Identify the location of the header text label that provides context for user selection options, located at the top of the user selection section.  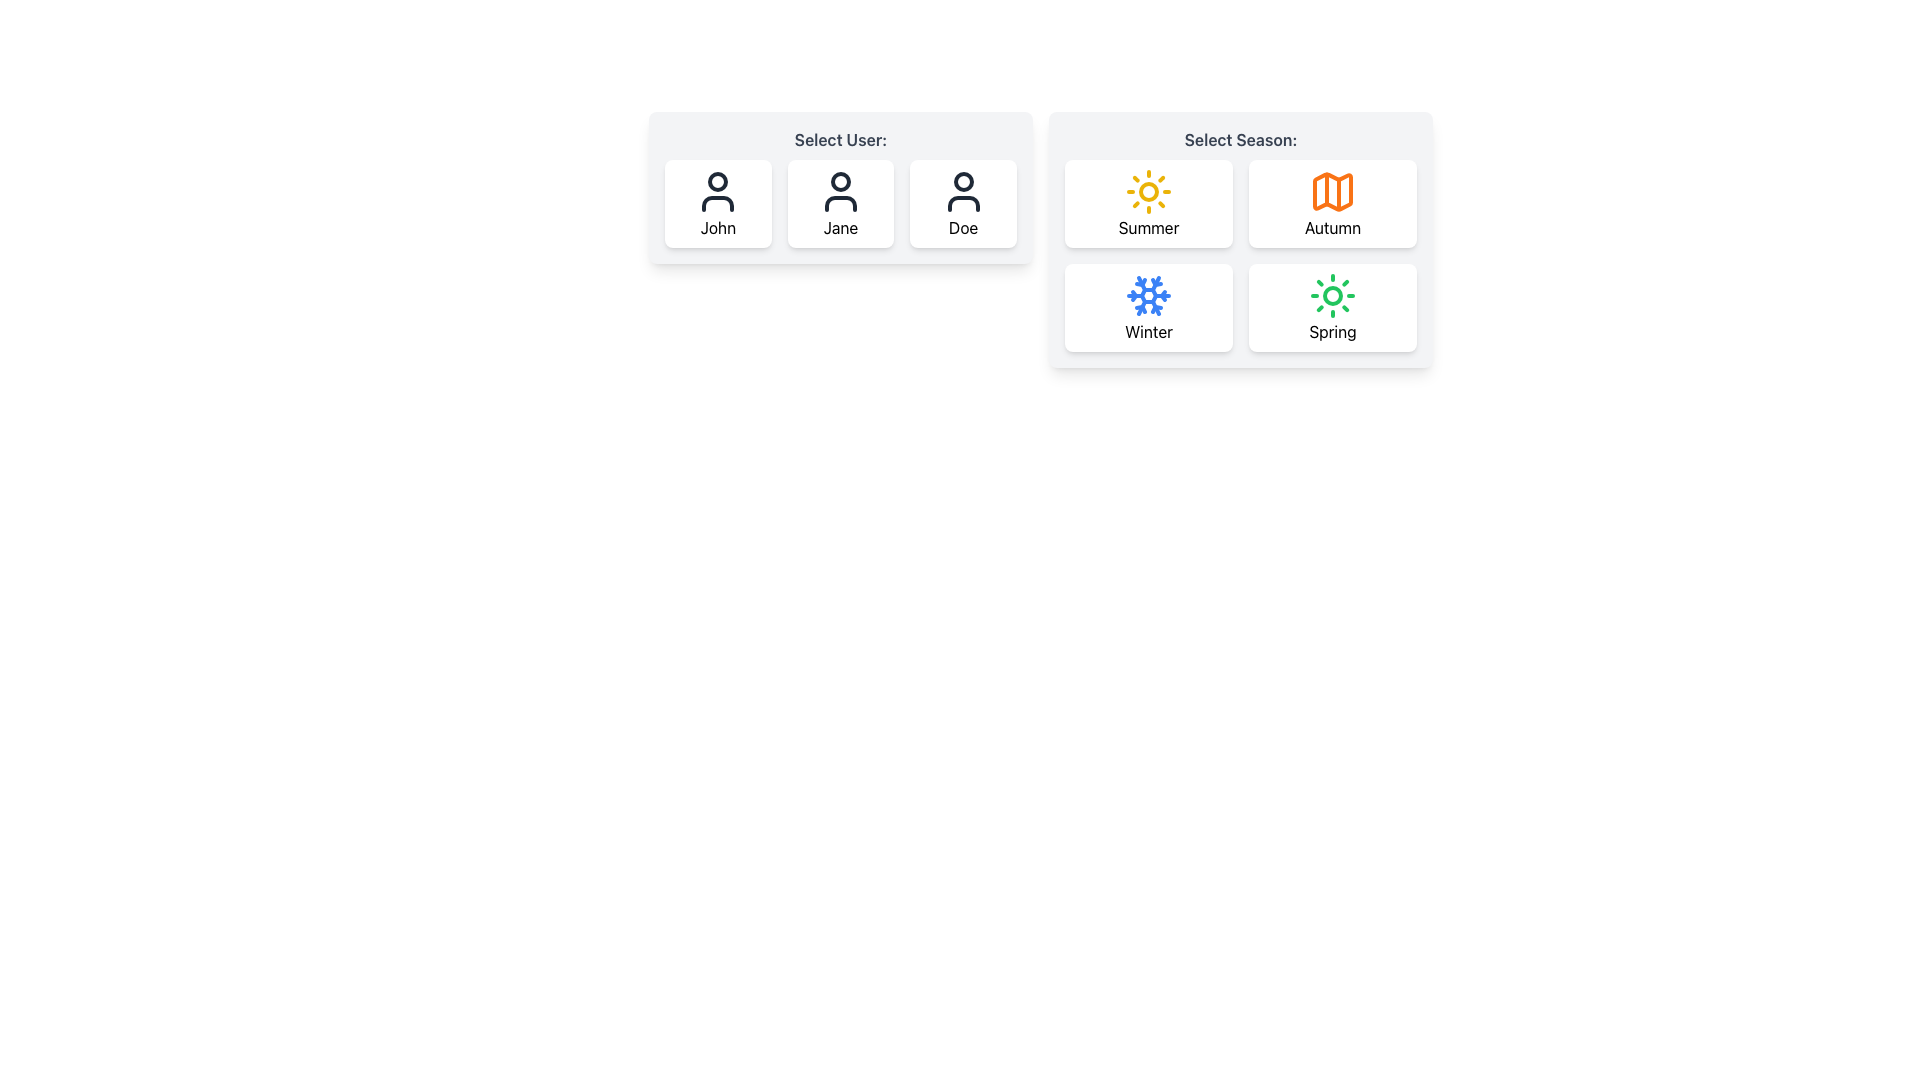
(840, 138).